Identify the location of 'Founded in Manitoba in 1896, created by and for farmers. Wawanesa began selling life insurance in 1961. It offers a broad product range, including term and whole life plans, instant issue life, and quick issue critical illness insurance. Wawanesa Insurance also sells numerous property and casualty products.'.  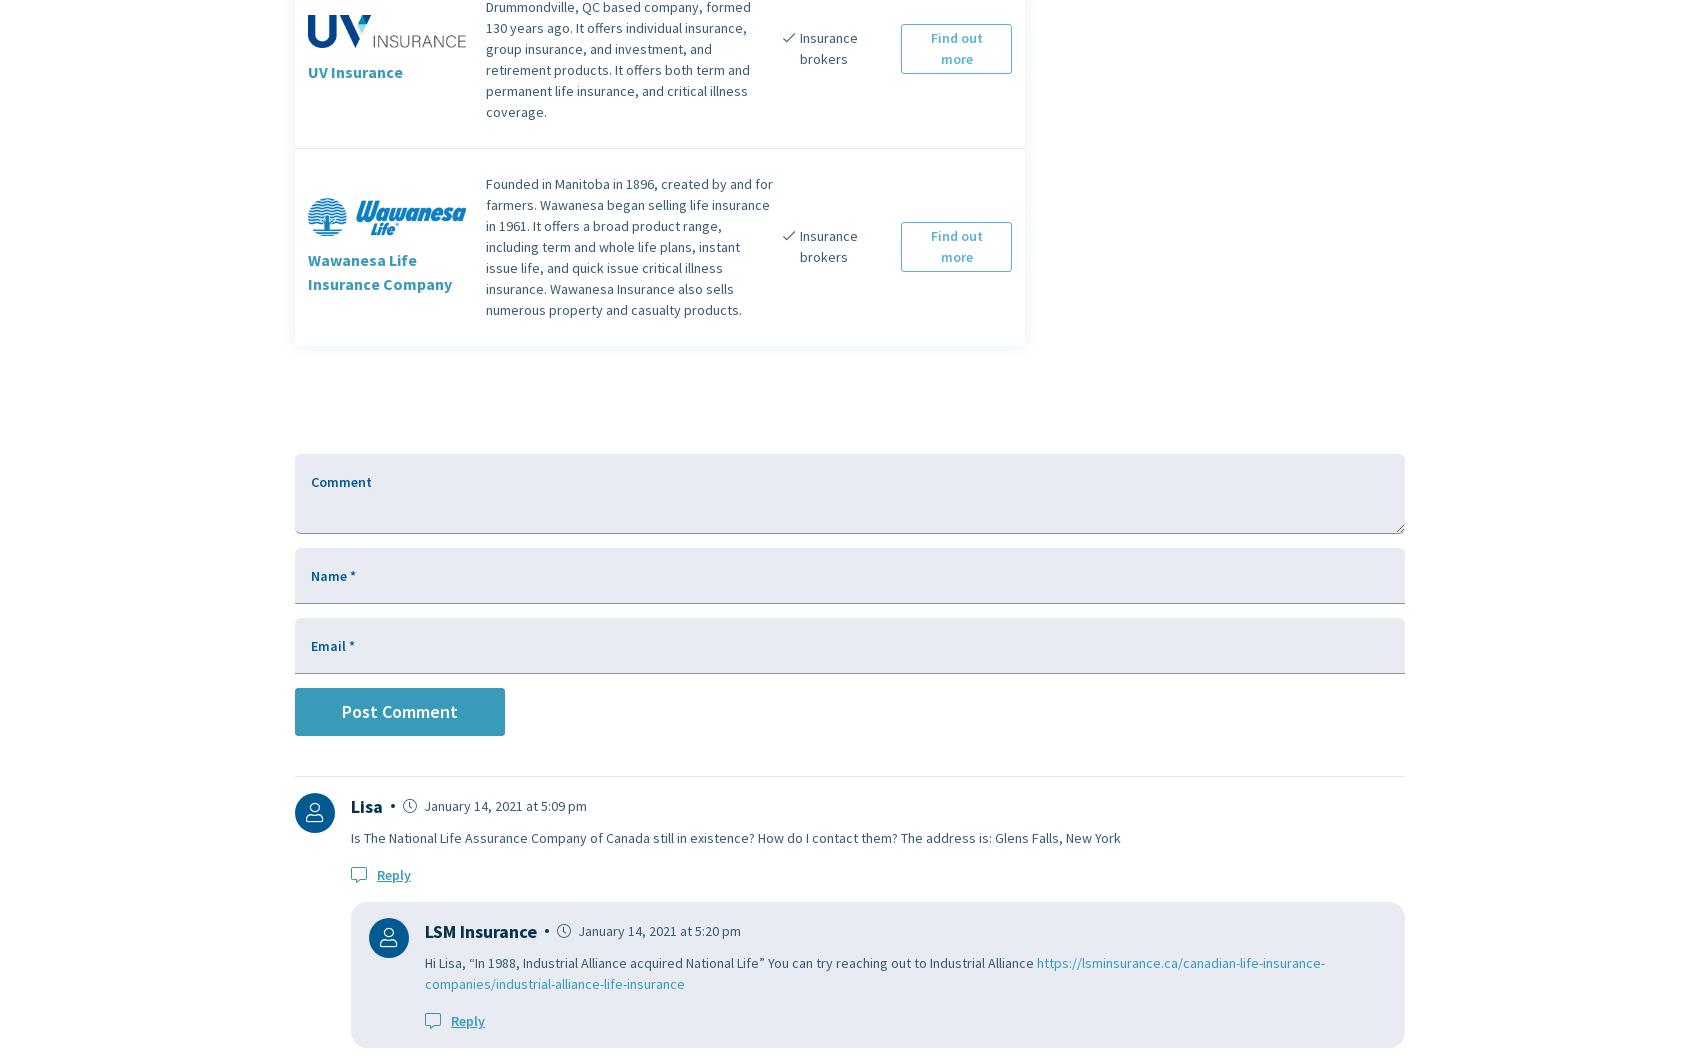
(628, 245).